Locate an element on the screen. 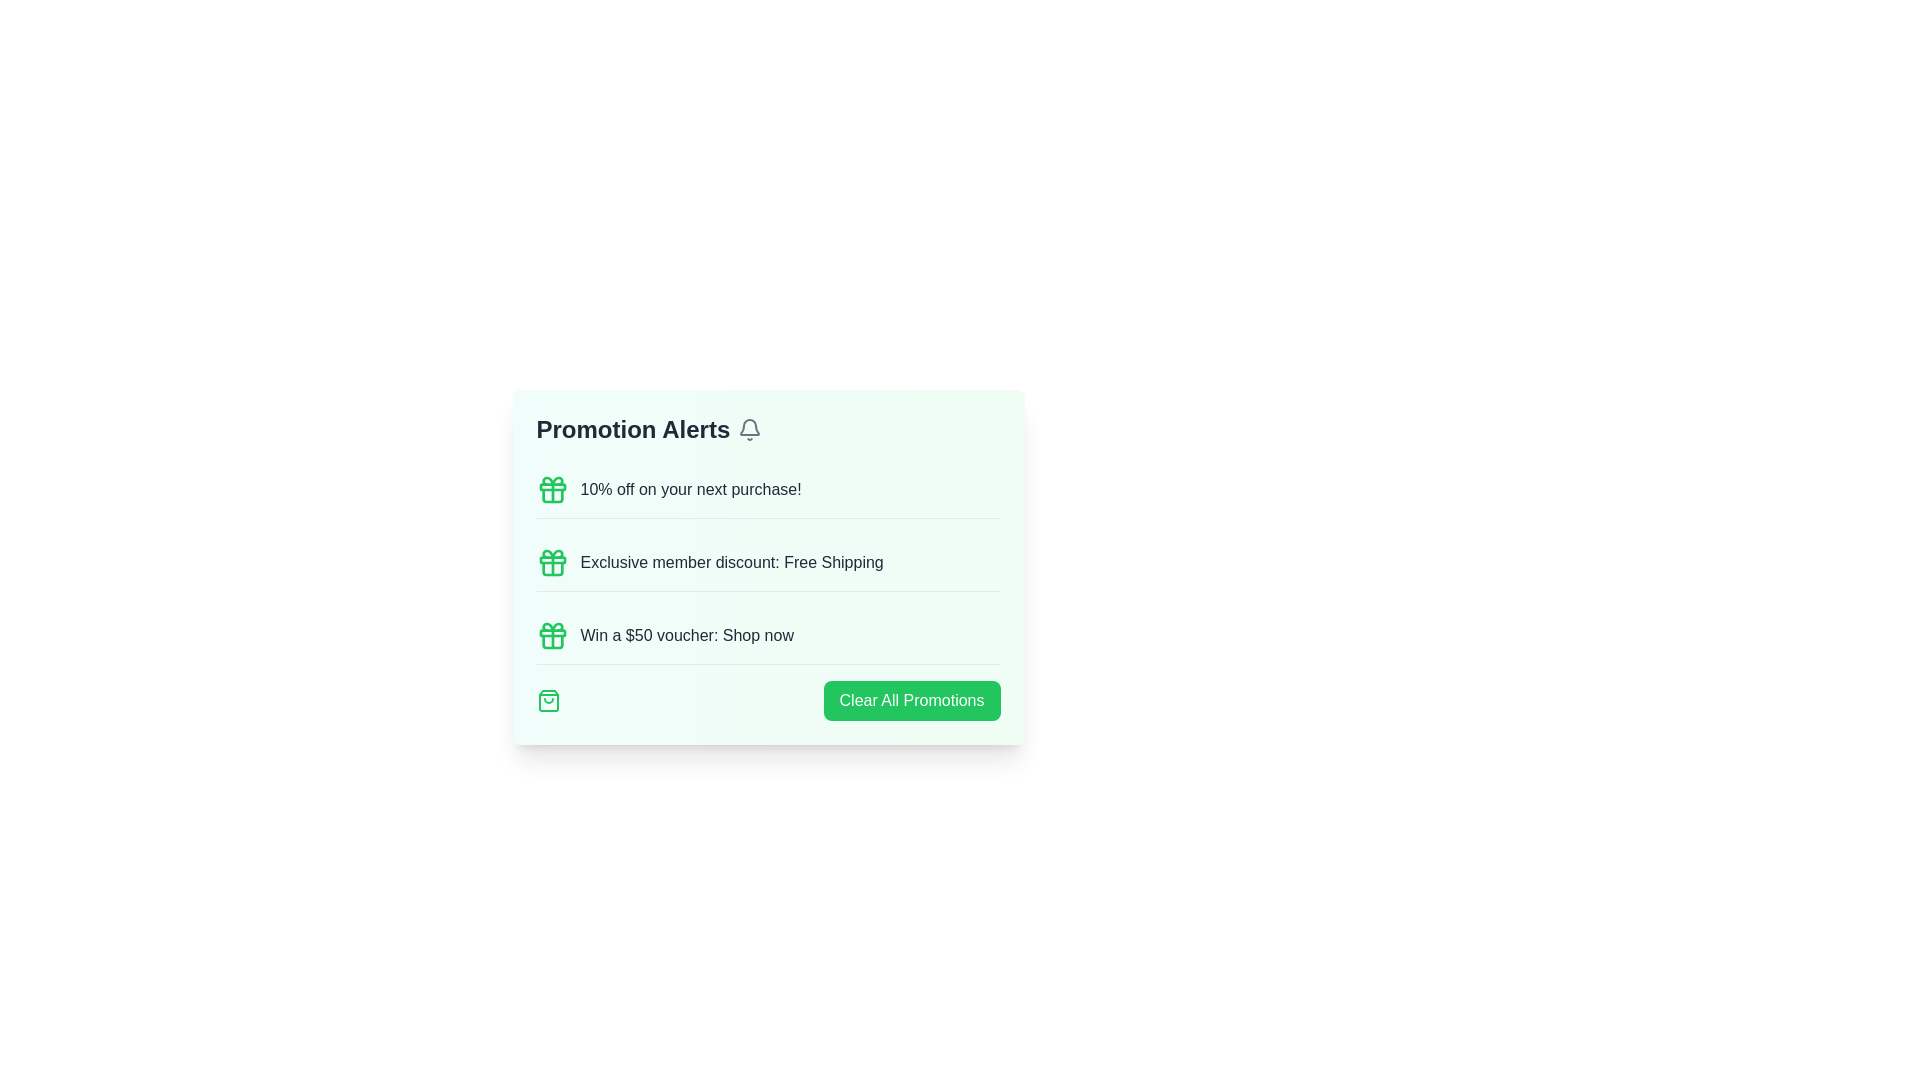 The image size is (1920, 1080). the Decorative Icon resembling a gift box located in the 'Promotion Alerts' section, adjacent to the text 'Win a $50 voucher: Shop now' is located at coordinates (552, 626).